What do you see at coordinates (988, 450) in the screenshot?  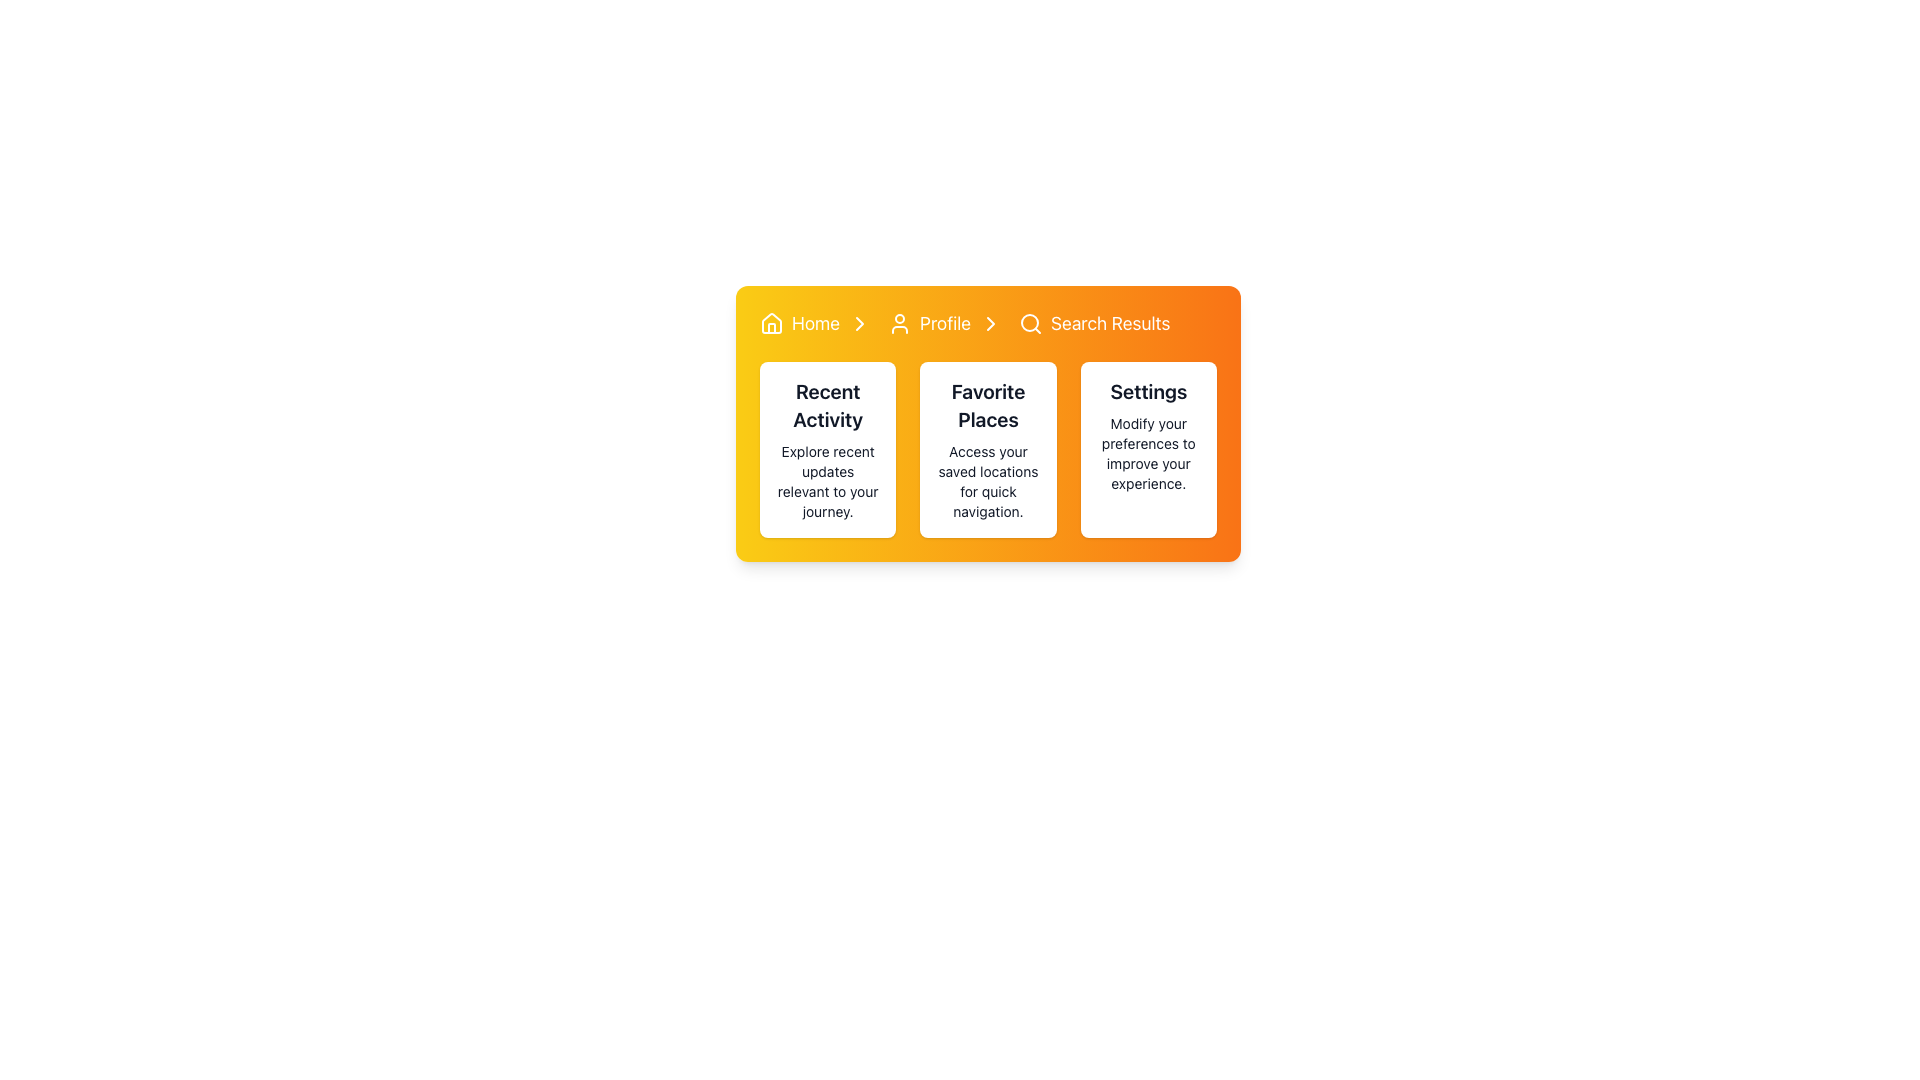 I see `the Informational Card titled 'Favorite Places', which features a bold black header and is located on an orange background, positioned in the middle of three horizontally arranged cards` at bounding box center [988, 450].